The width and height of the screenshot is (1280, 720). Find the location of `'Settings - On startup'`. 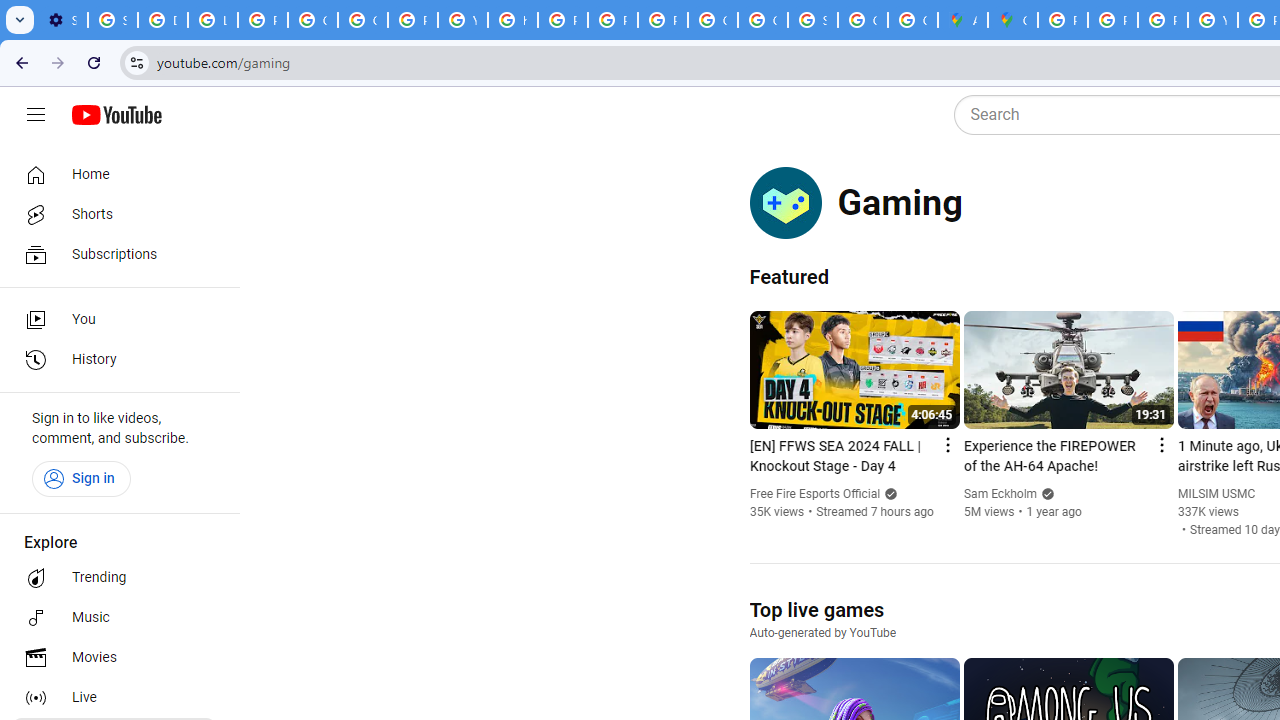

'Settings - On startup' is located at coordinates (62, 20).